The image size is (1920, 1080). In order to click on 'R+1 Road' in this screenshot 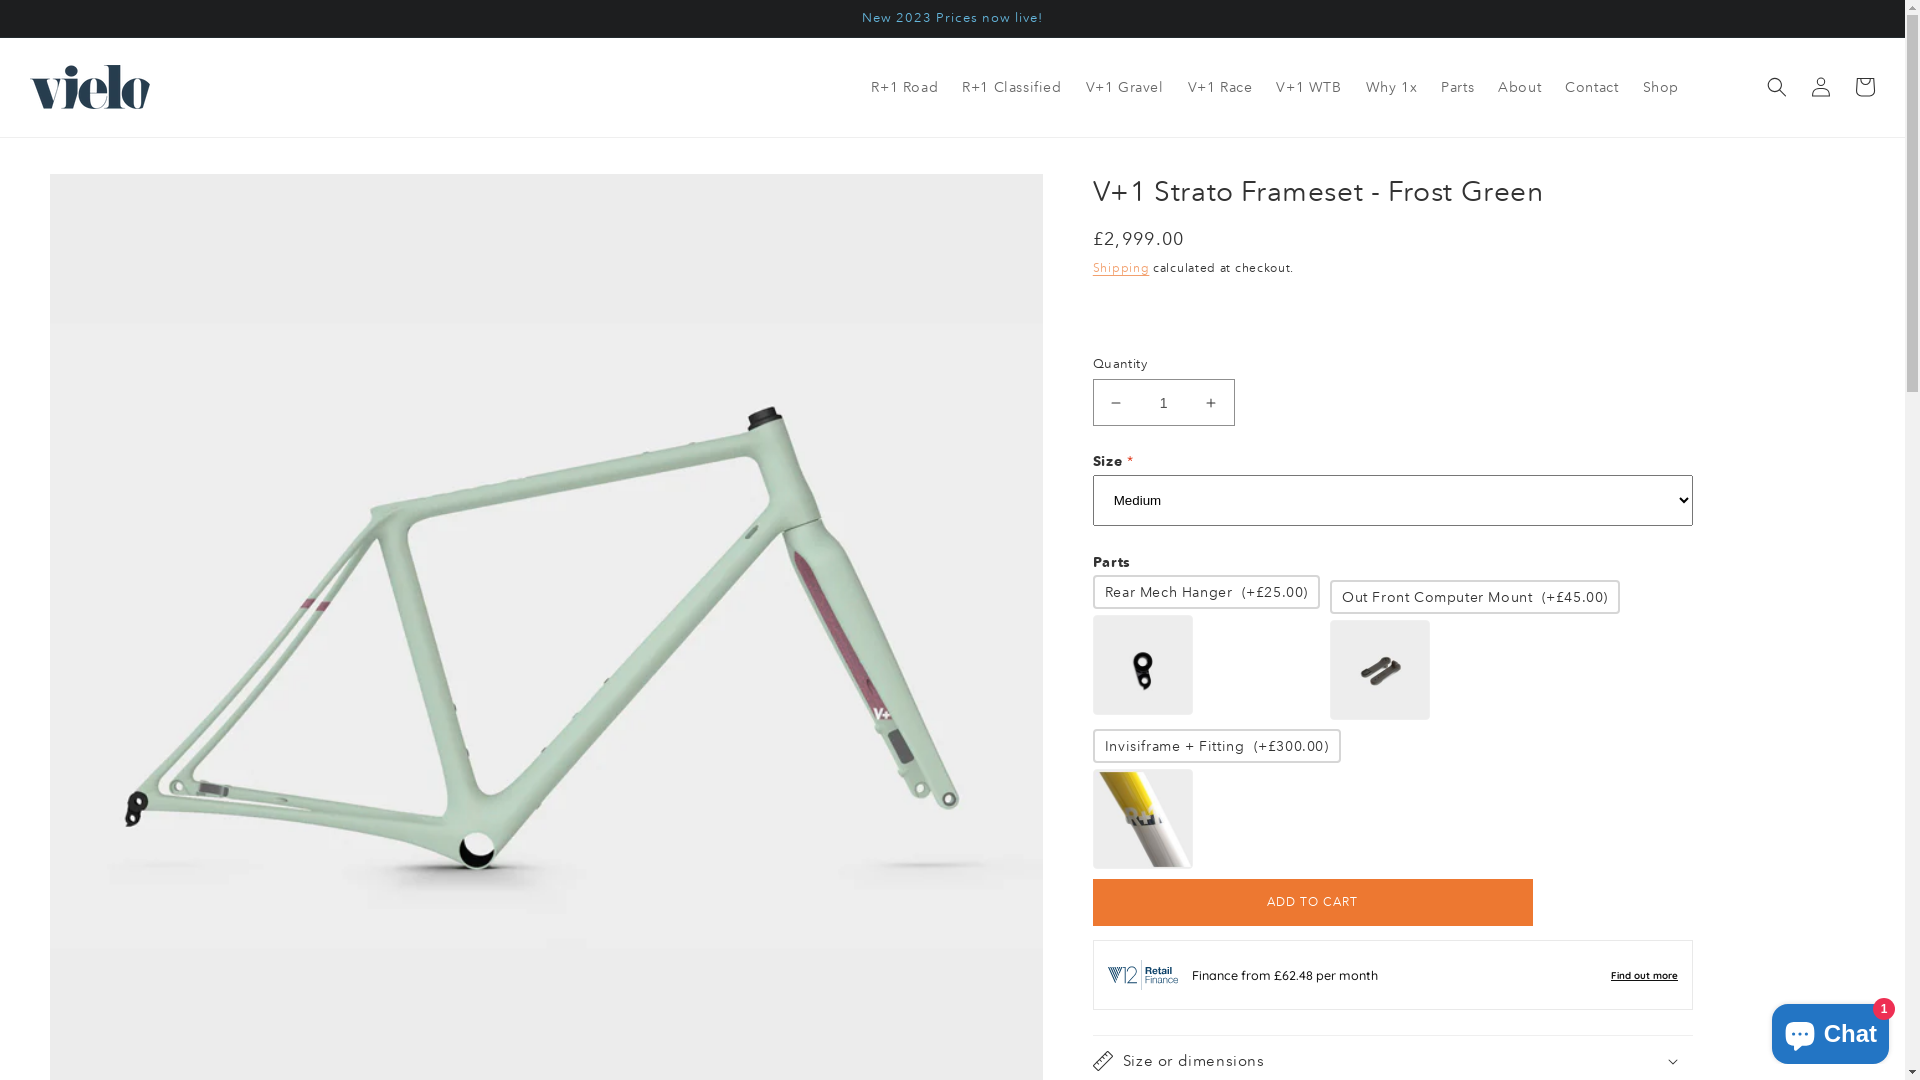, I will do `click(903, 86)`.